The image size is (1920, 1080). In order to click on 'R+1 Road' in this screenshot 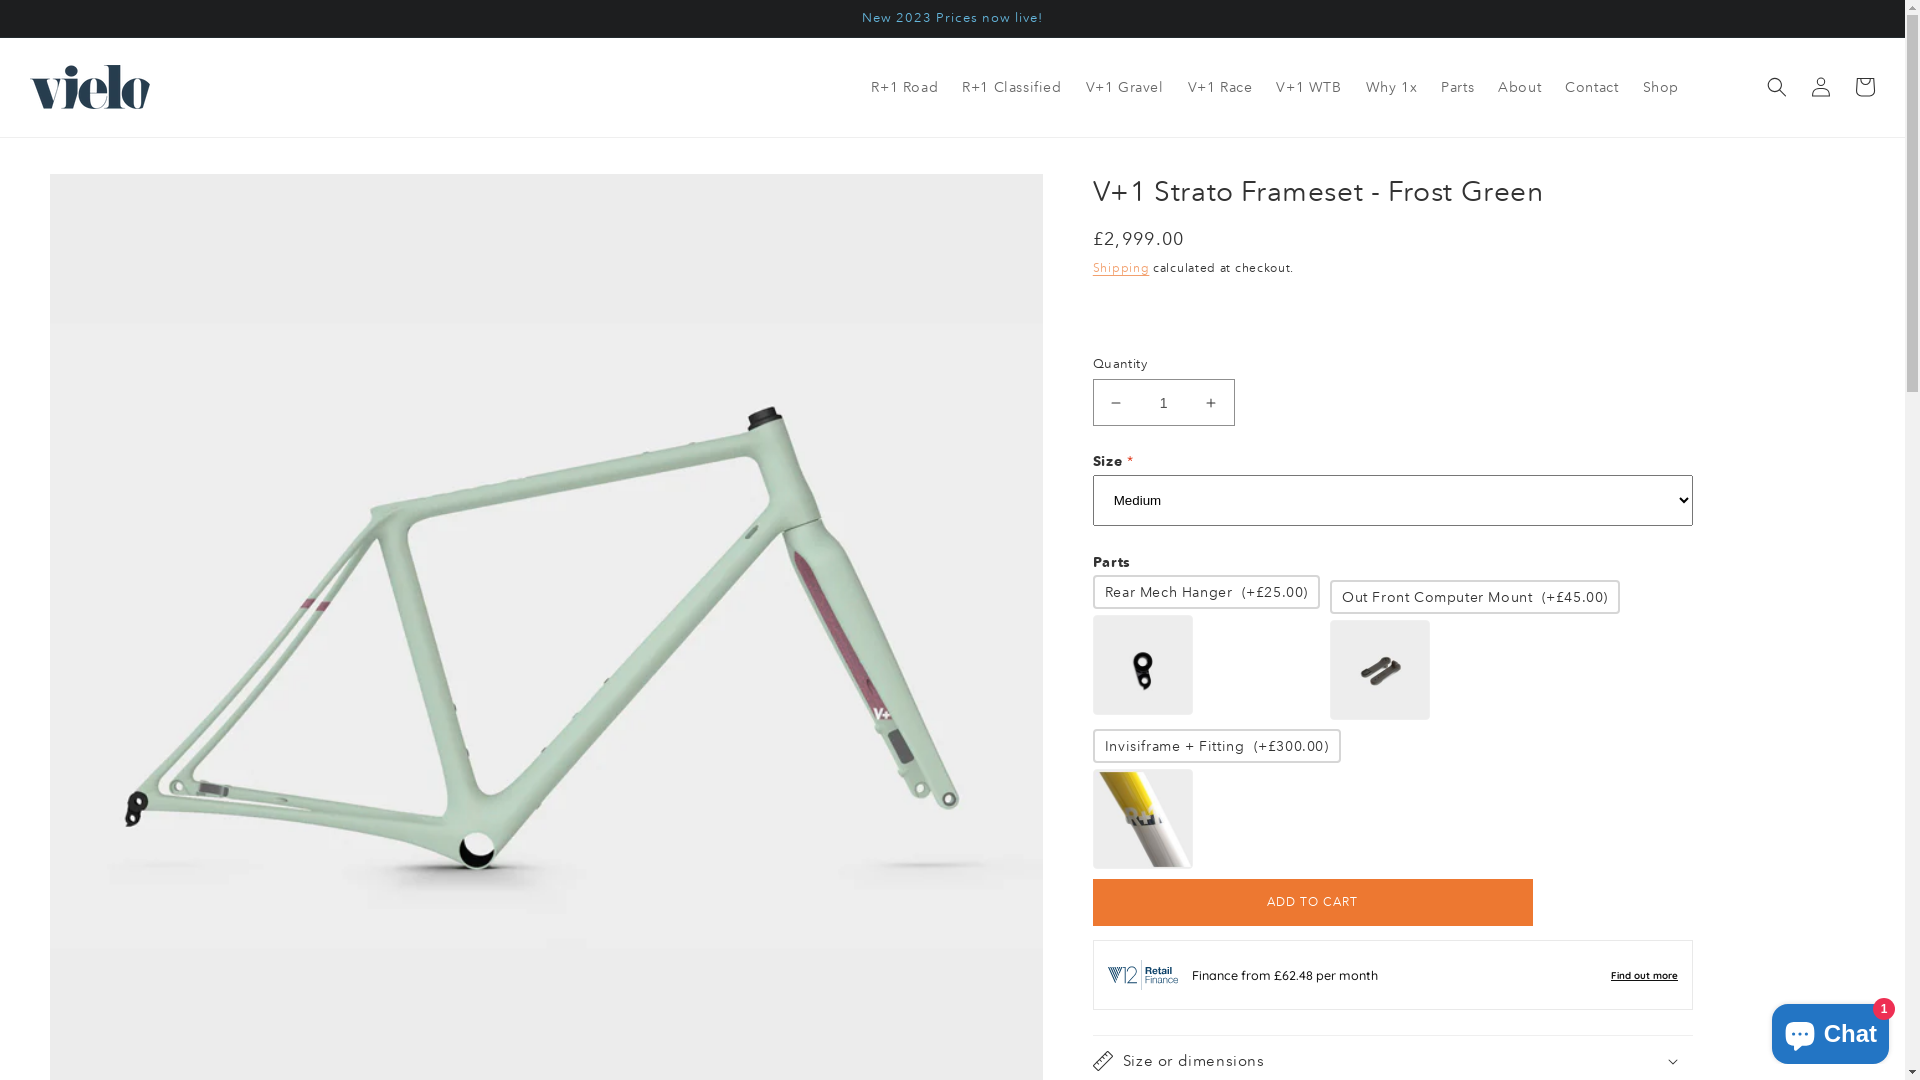, I will do `click(903, 86)`.